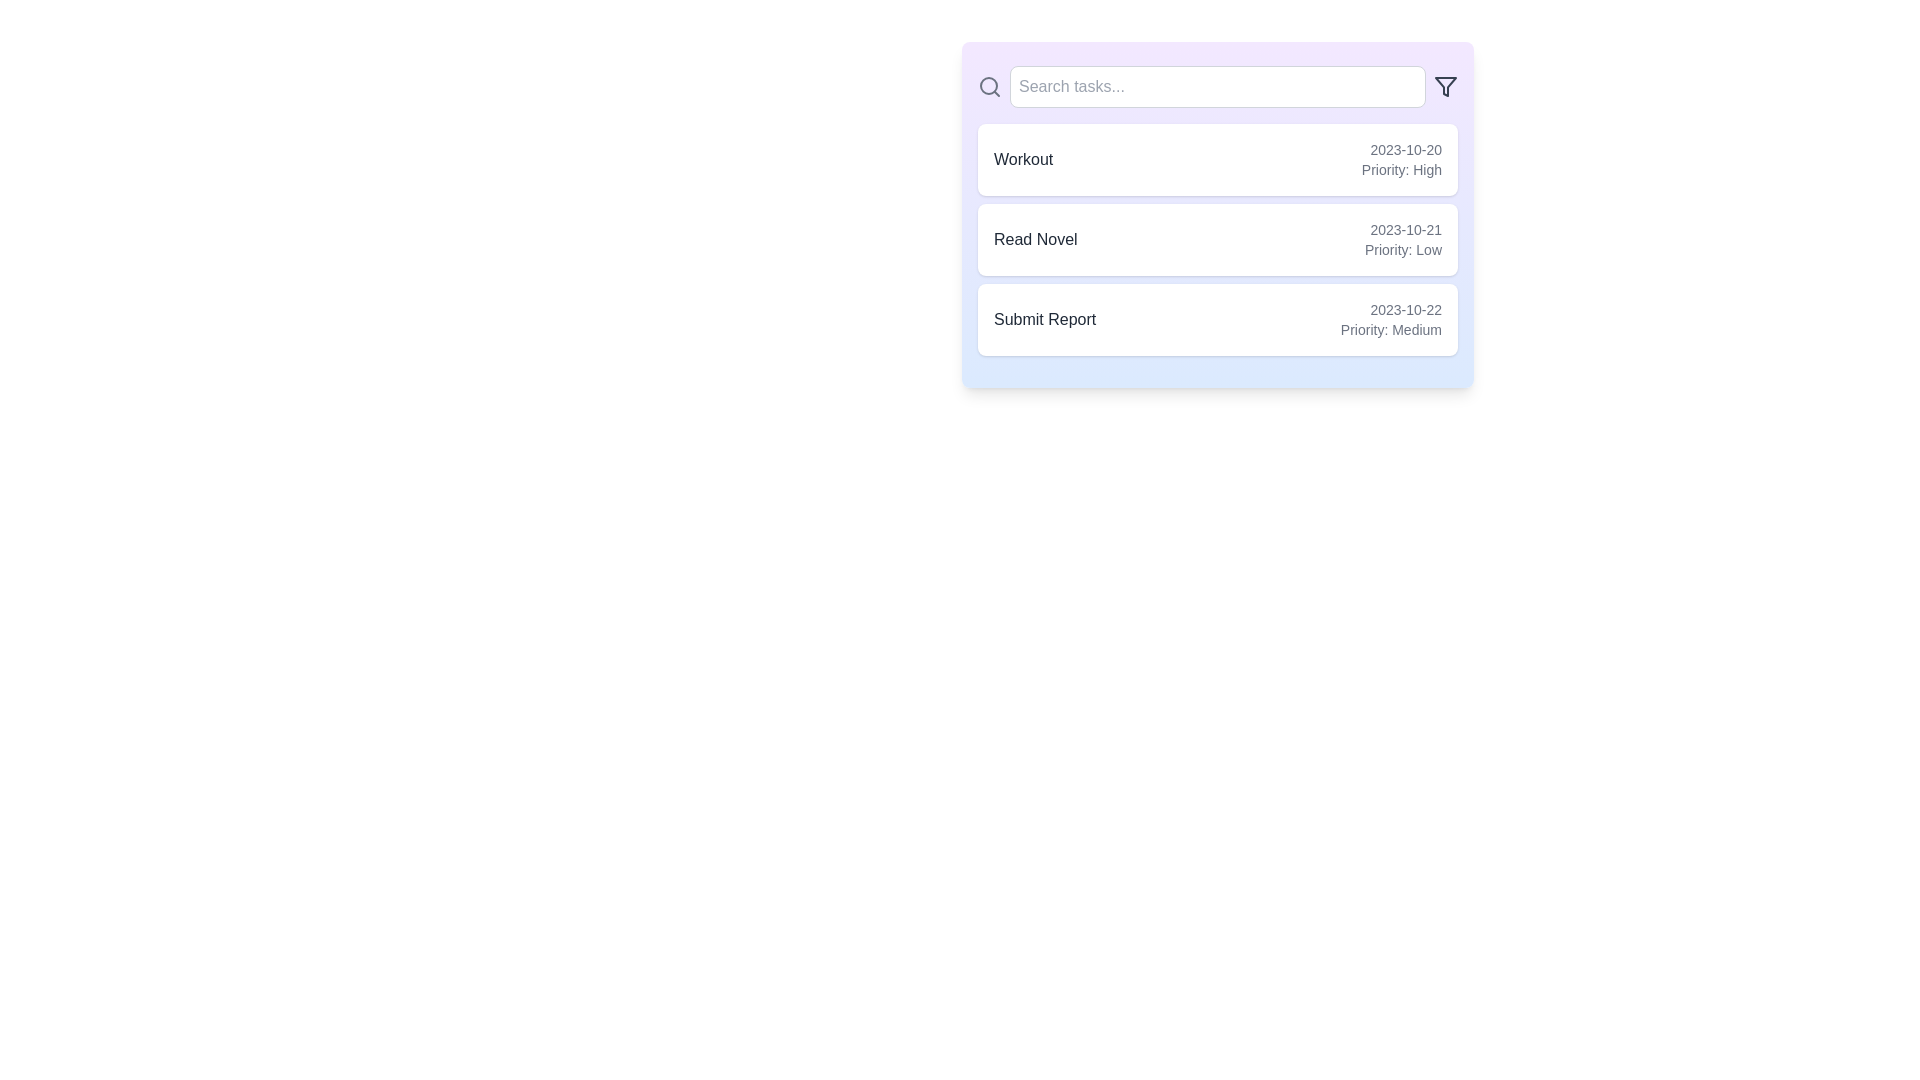 The height and width of the screenshot is (1080, 1920). What do you see at coordinates (1445, 86) in the screenshot?
I see `the filter icon to open the filter options` at bounding box center [1445, 86].